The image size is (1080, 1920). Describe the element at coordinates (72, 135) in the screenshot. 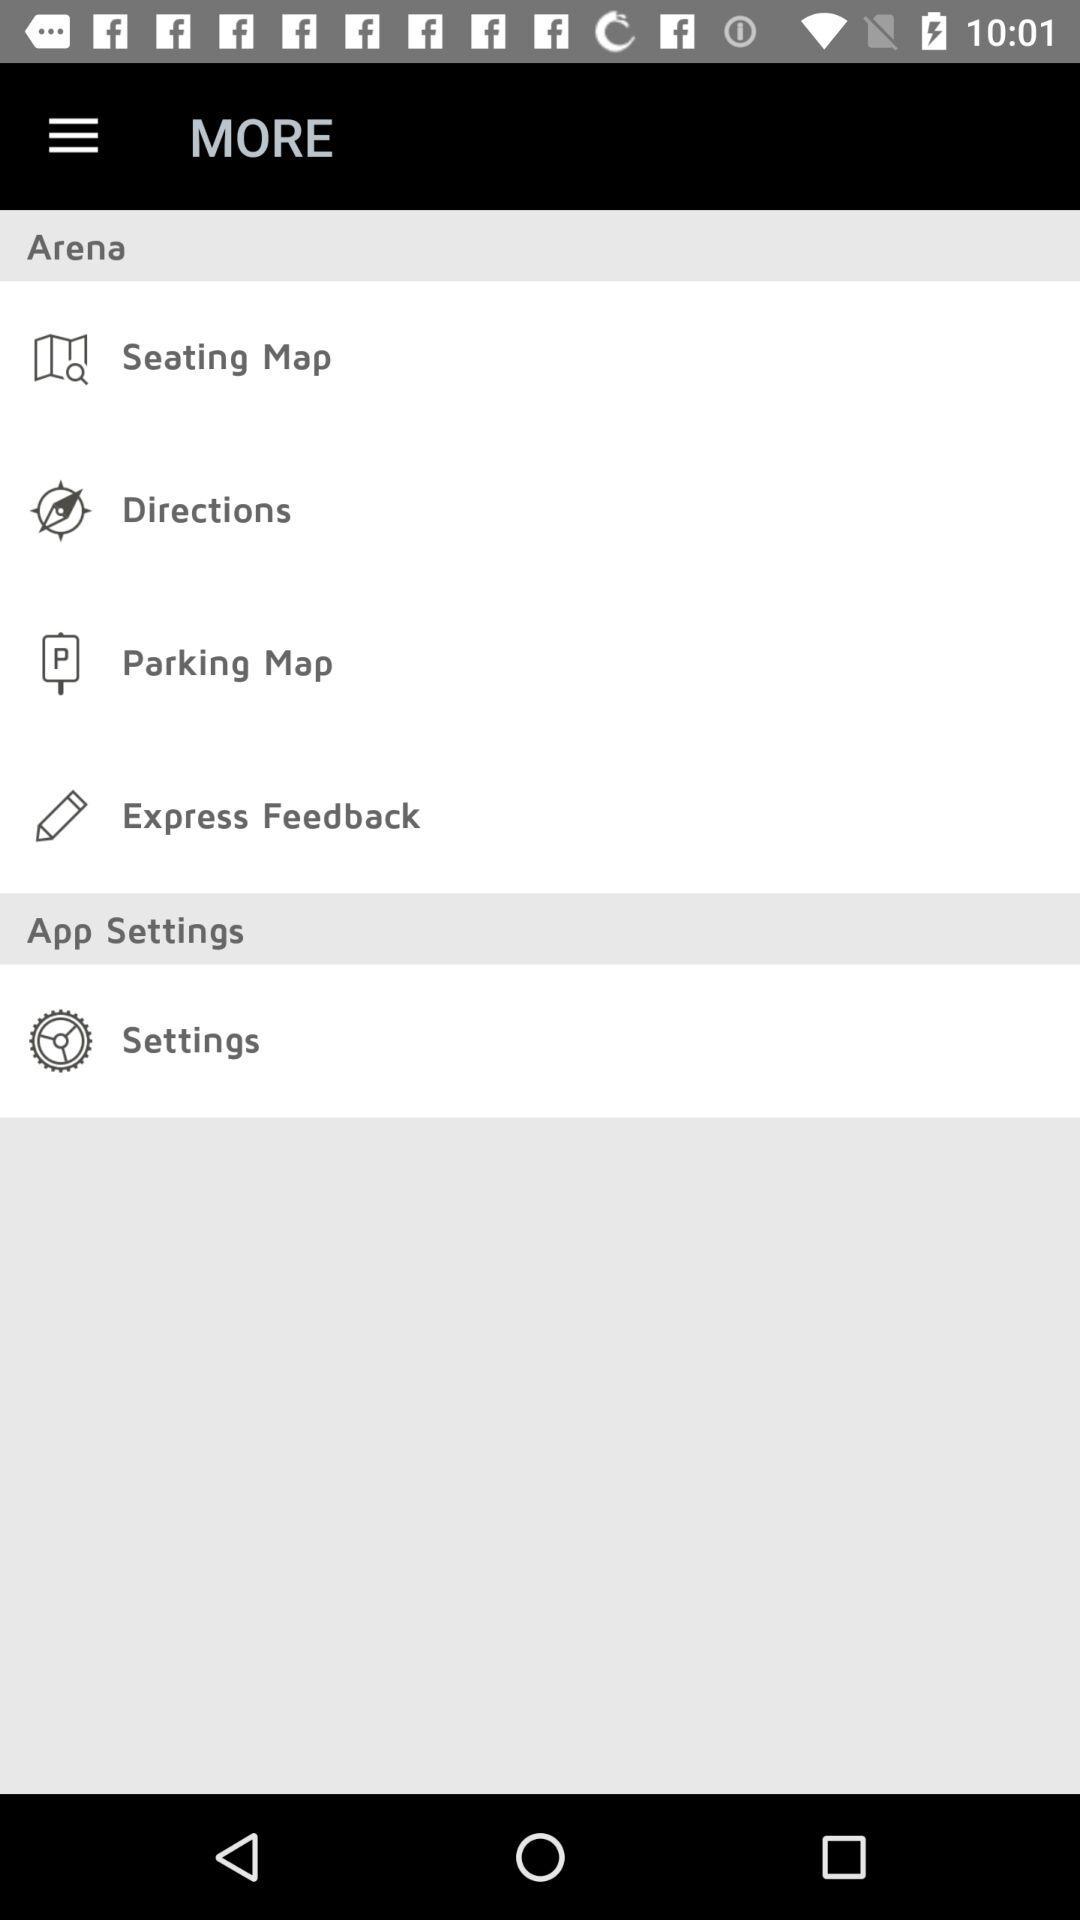

I see `the icon above the arena item` at that location.